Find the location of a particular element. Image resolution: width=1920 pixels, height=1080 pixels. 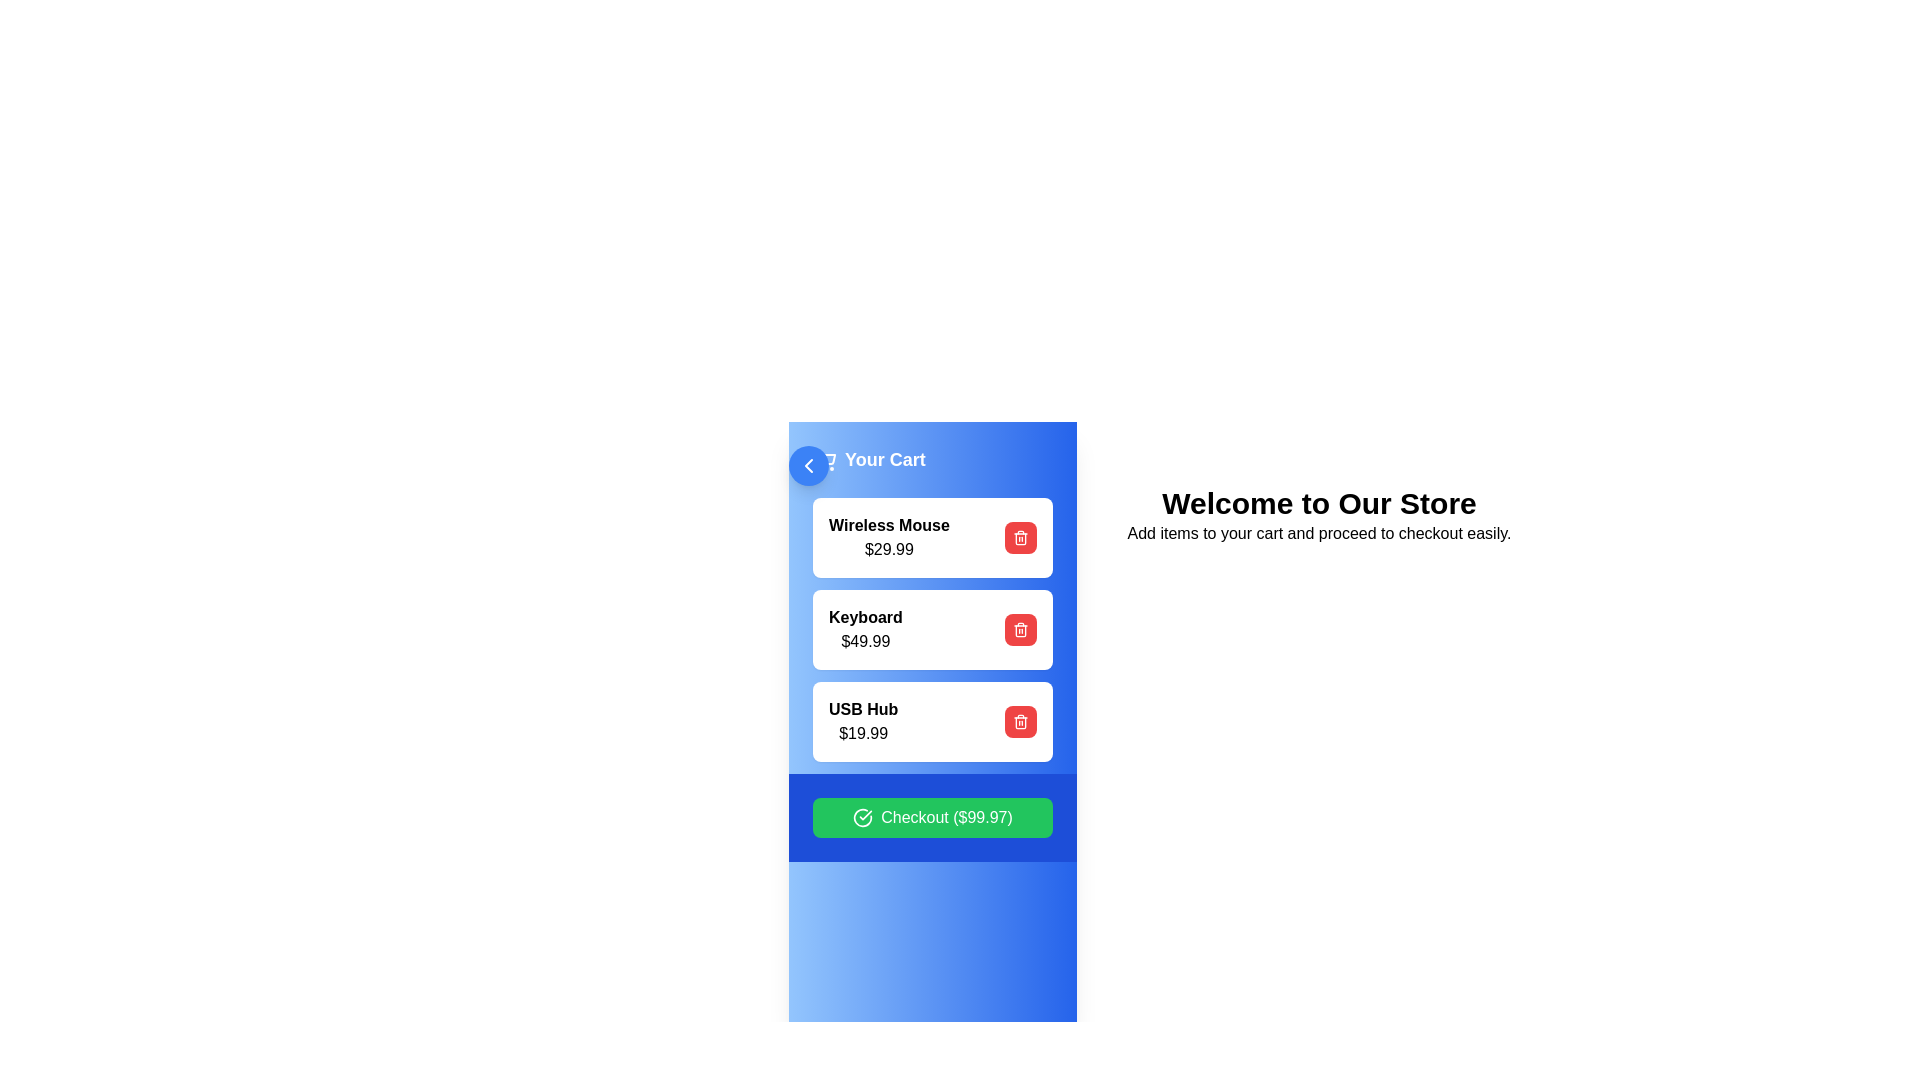

text from the 'Wireless Mouse' item label in the shopping cart, which displays its name and price is located at coordinates (888, 536).